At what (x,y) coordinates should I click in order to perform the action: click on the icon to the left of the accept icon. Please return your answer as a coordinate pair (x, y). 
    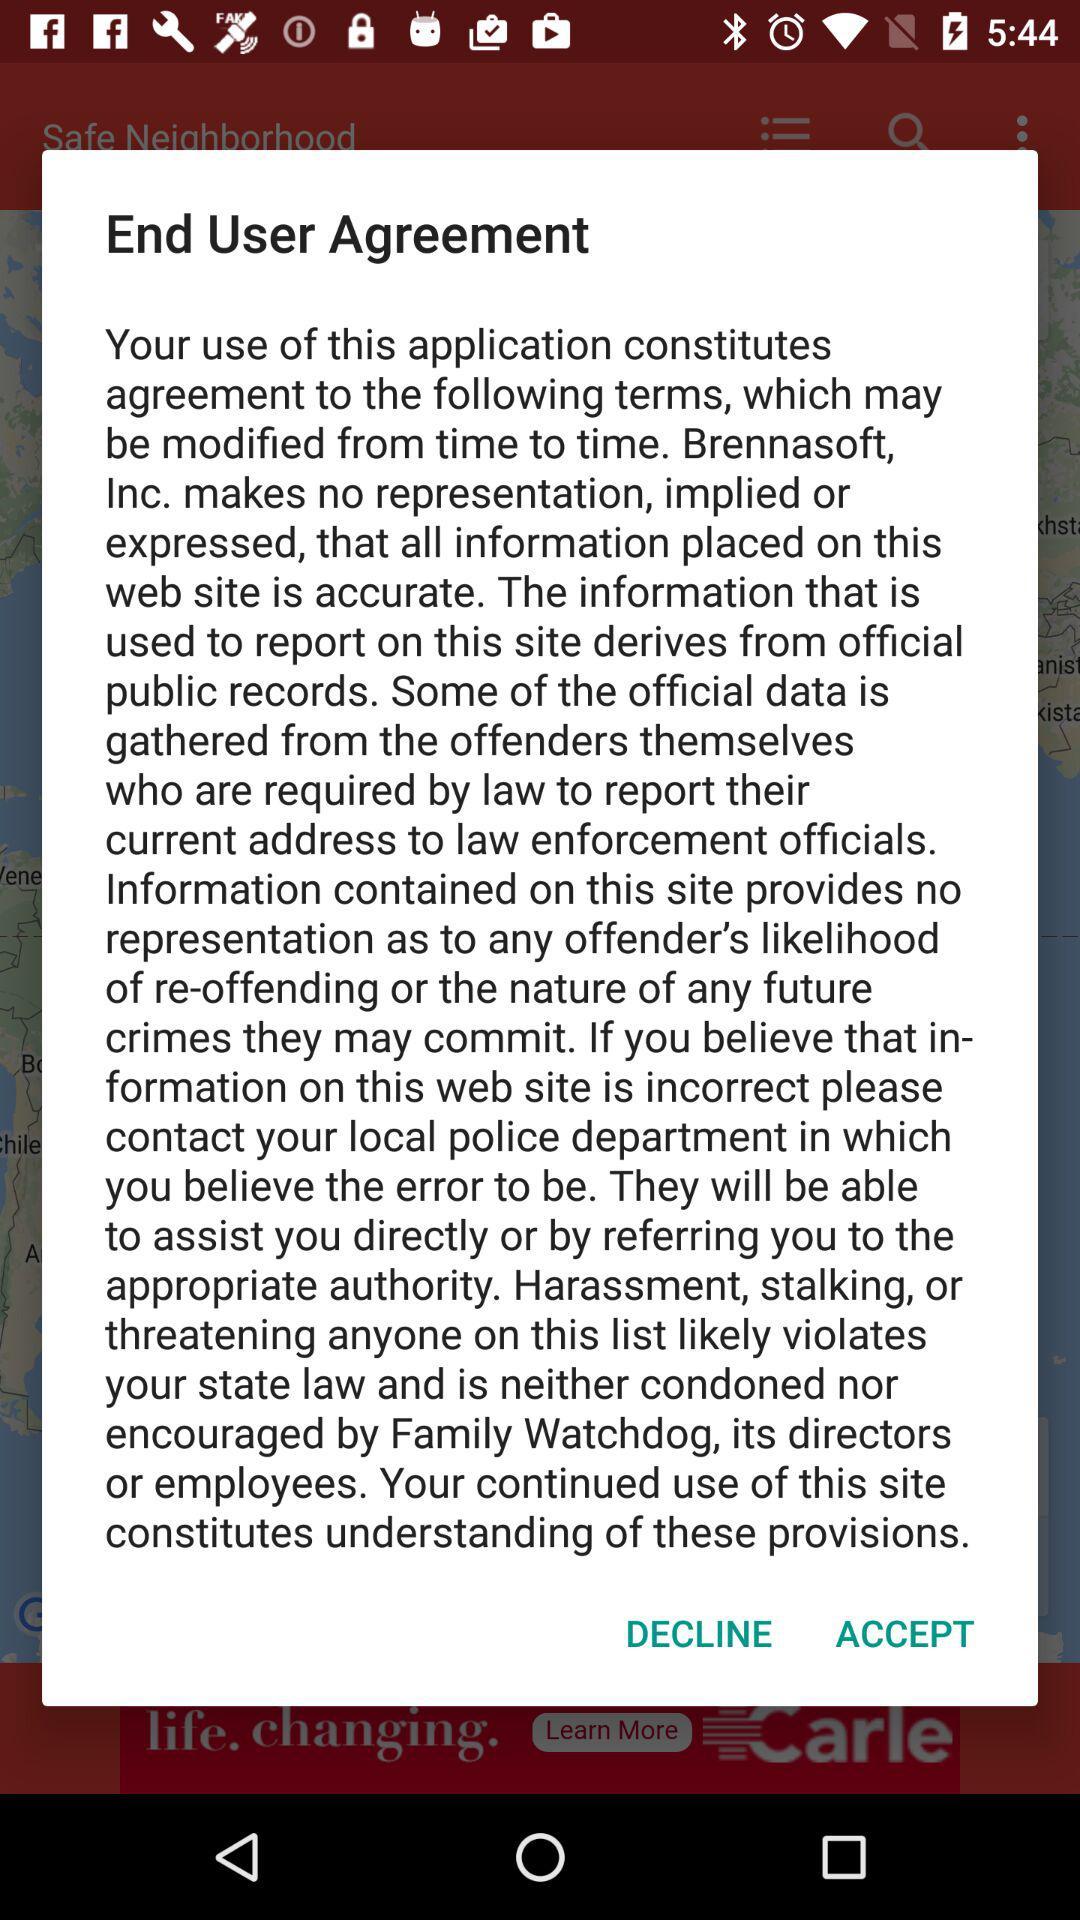
    Looking at the image, I should click on (697, 1632).